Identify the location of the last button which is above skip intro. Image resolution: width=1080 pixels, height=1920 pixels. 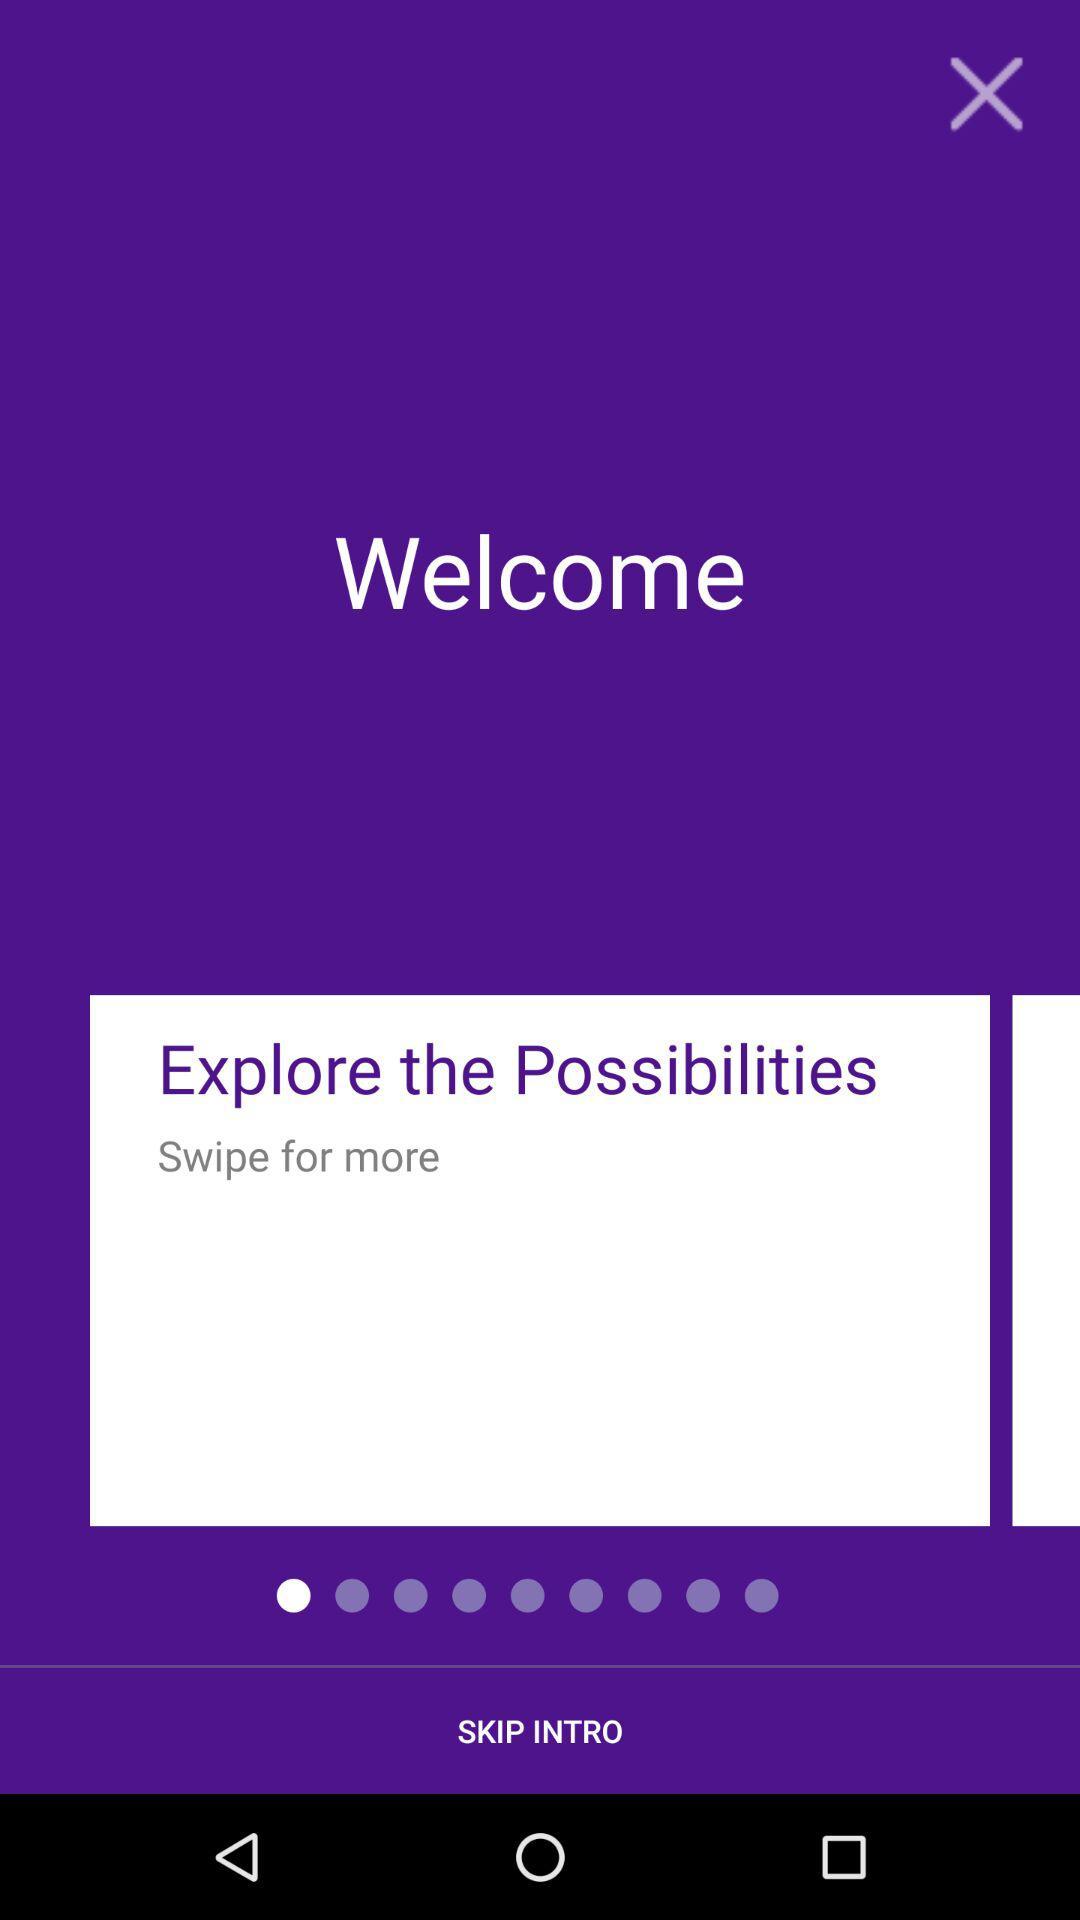
(762, 1595).